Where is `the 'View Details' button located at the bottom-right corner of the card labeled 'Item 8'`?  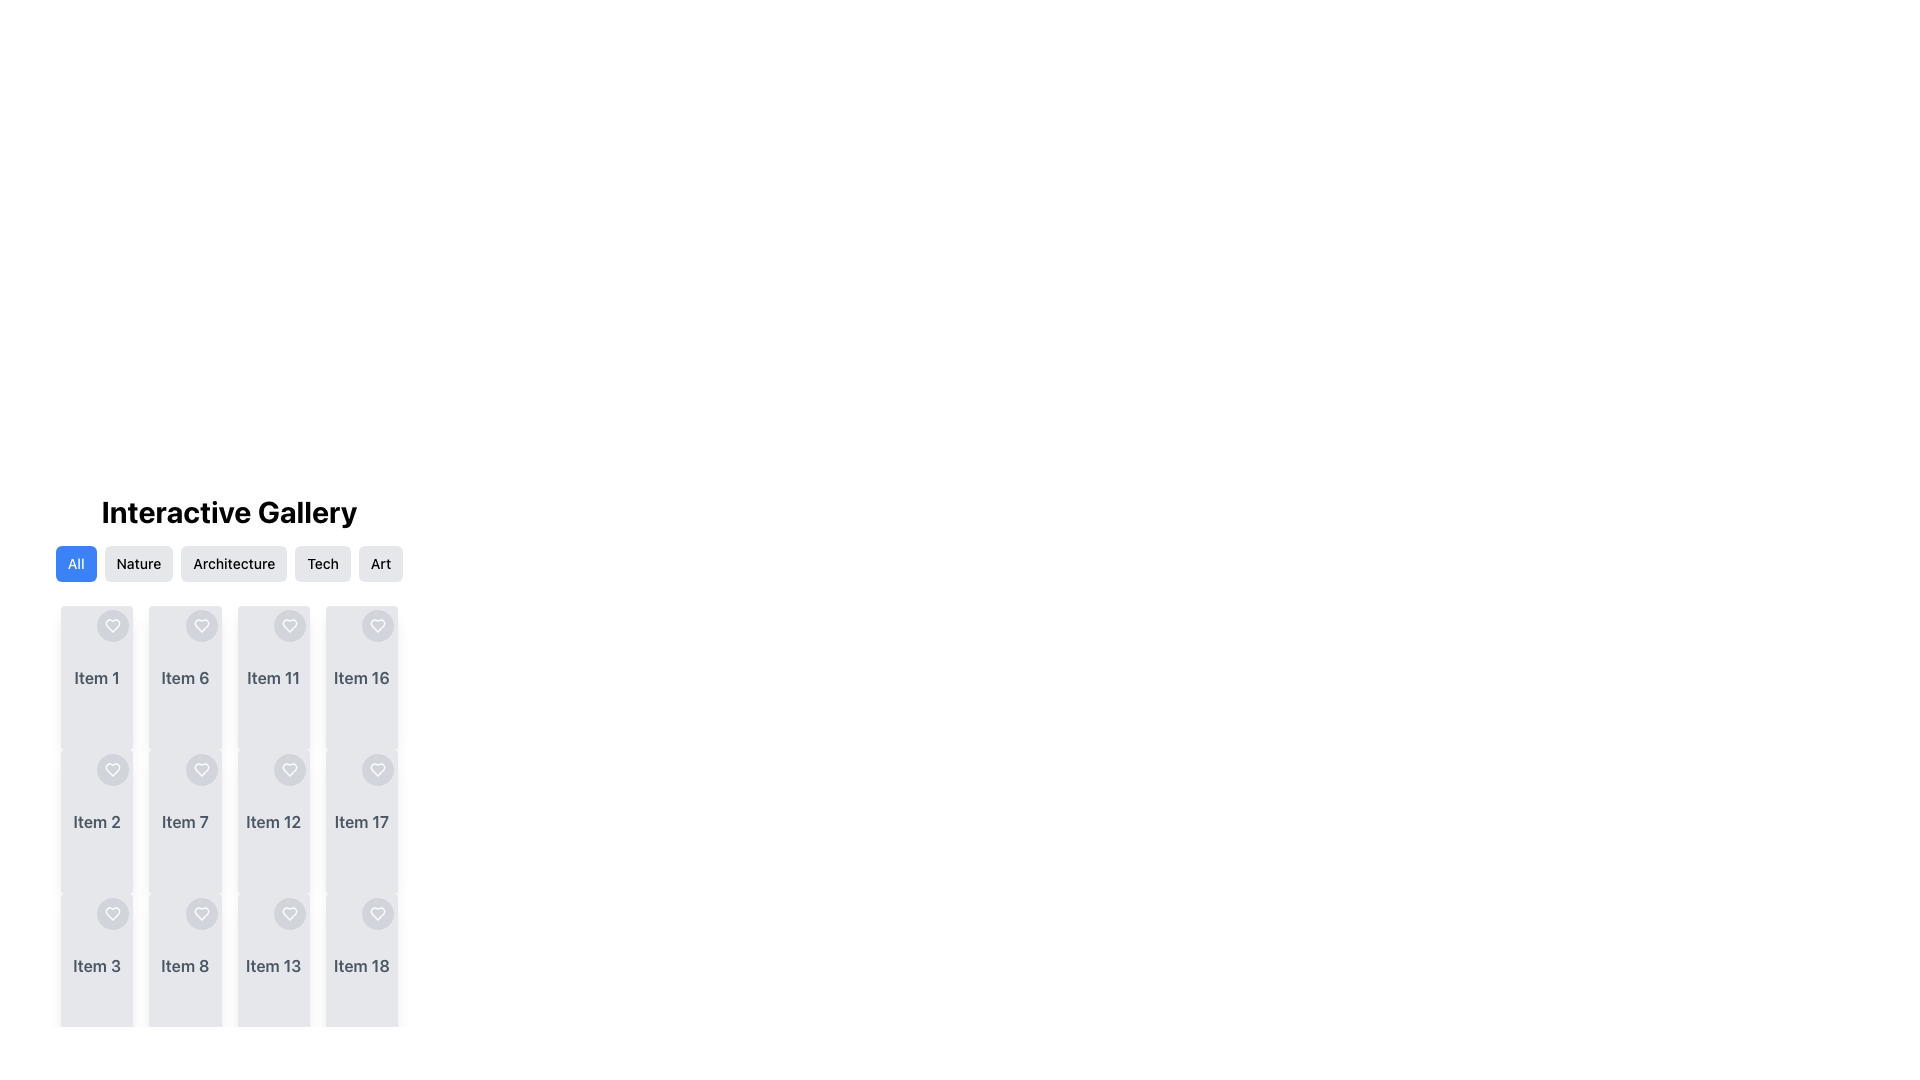
the 'View Details' button located at the bottom-right corner of the card labeled 'Item 8' is located at coordinates (152, 964).